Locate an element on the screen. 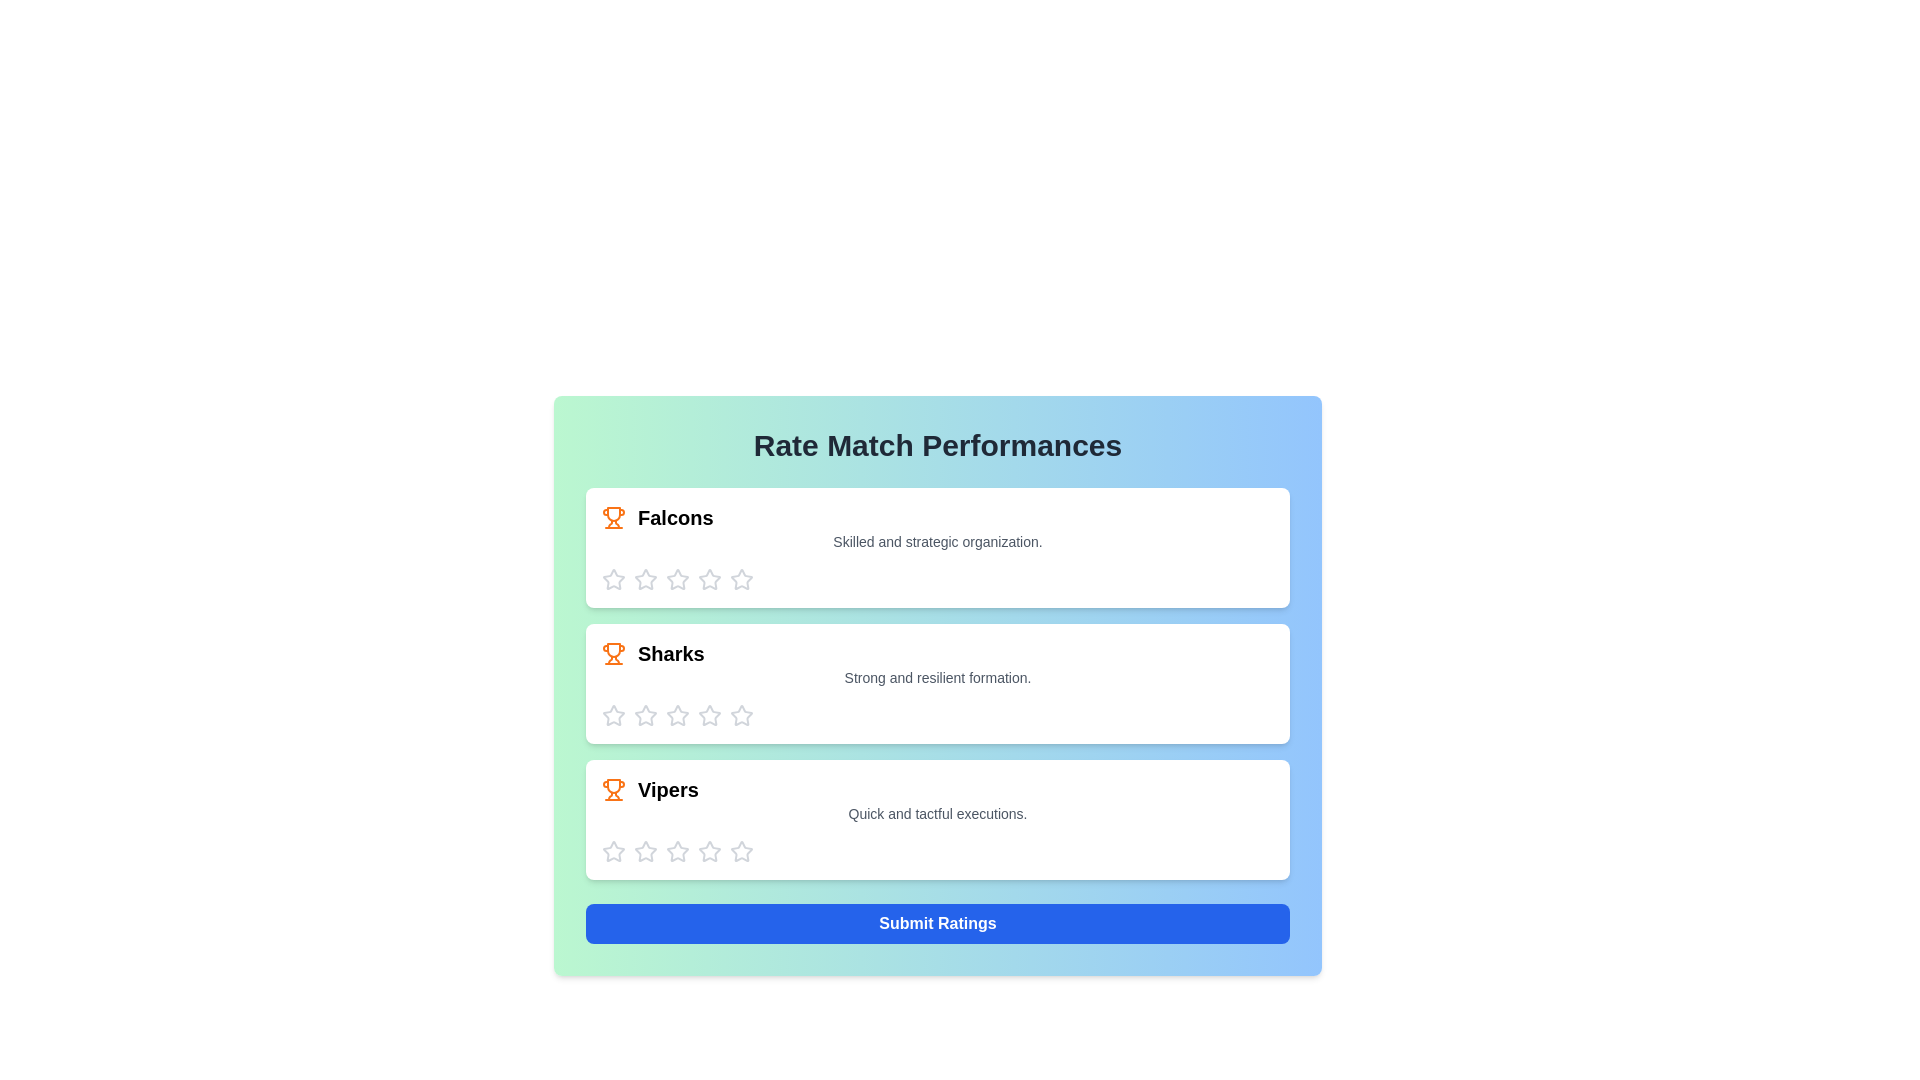 The image size is (1920, 1080). the Vipers team's 4 star to set the rating is located at coordinates (710, 852).